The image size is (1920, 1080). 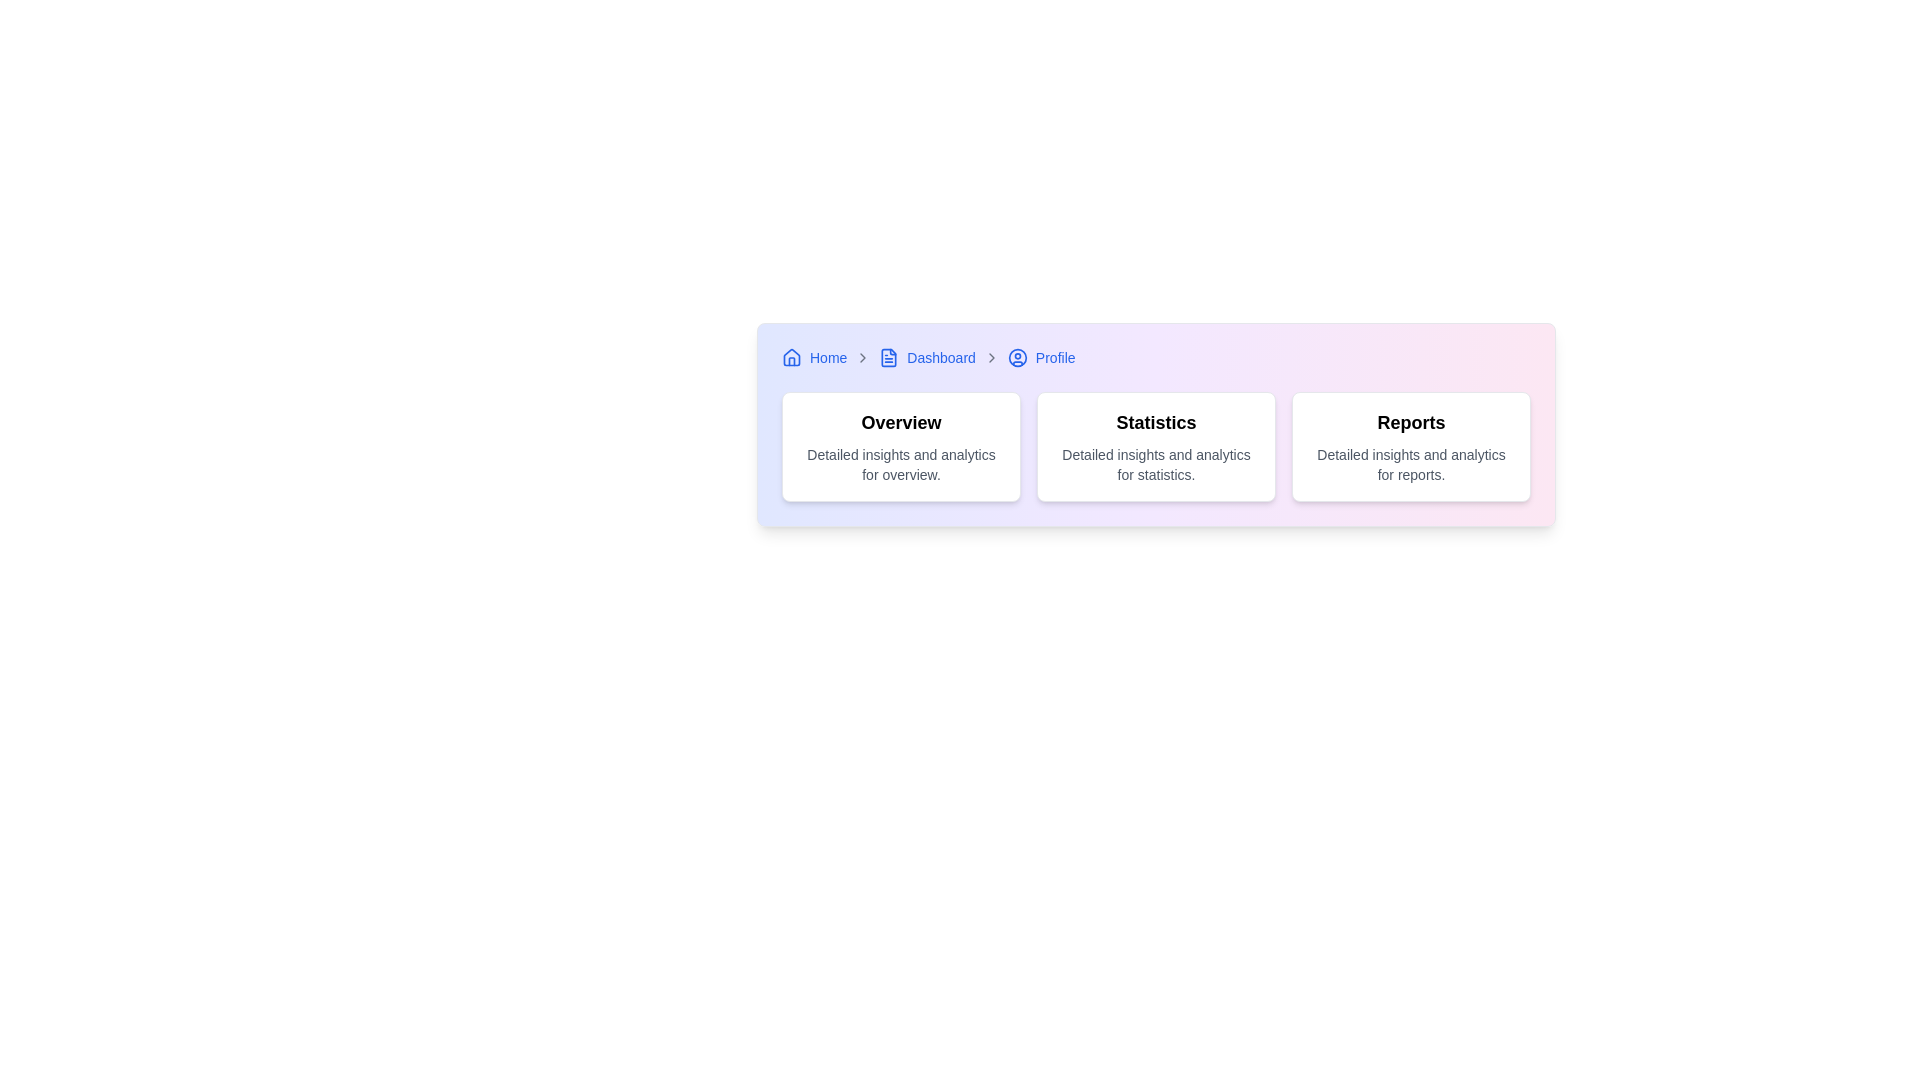 I want to click on the 'Home' text link, which is styled in blue and underlined on hover, located in the top-left corner of the navigation area, so click(x=828, y=357).